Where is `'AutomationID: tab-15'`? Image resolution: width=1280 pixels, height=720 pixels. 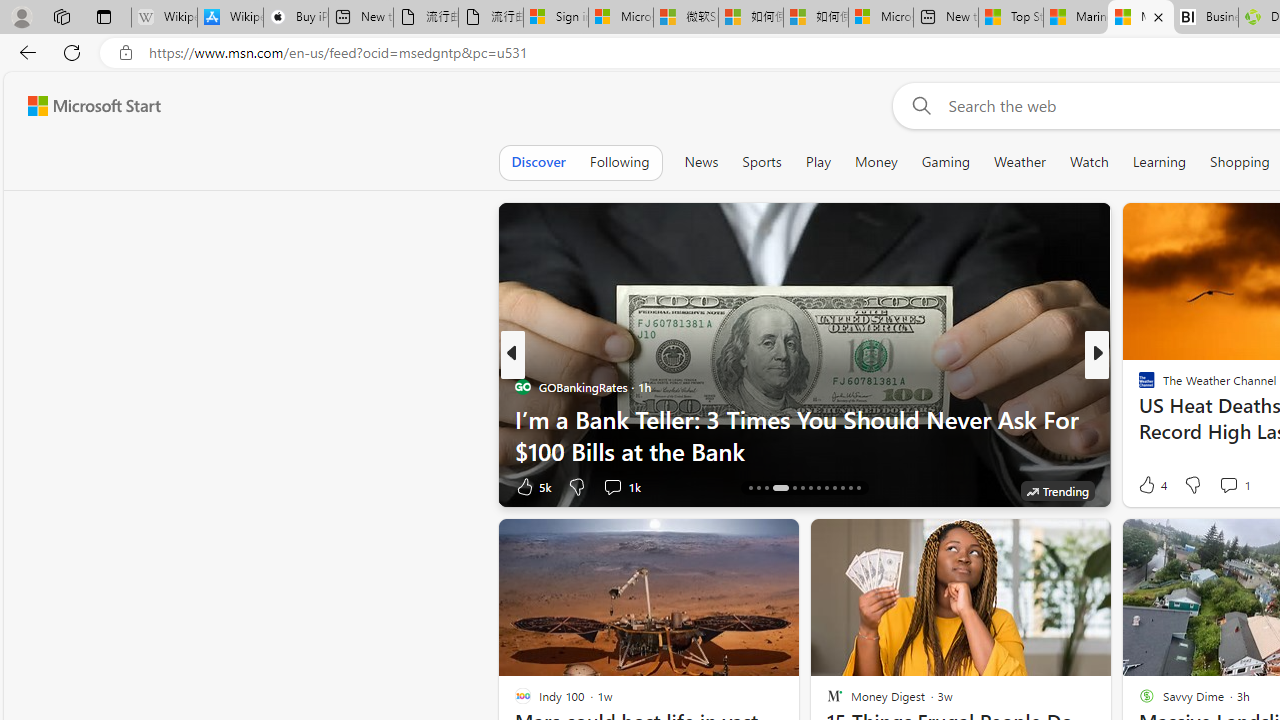
'AutomationID: tab-15' is located at coordinates (757, 488).